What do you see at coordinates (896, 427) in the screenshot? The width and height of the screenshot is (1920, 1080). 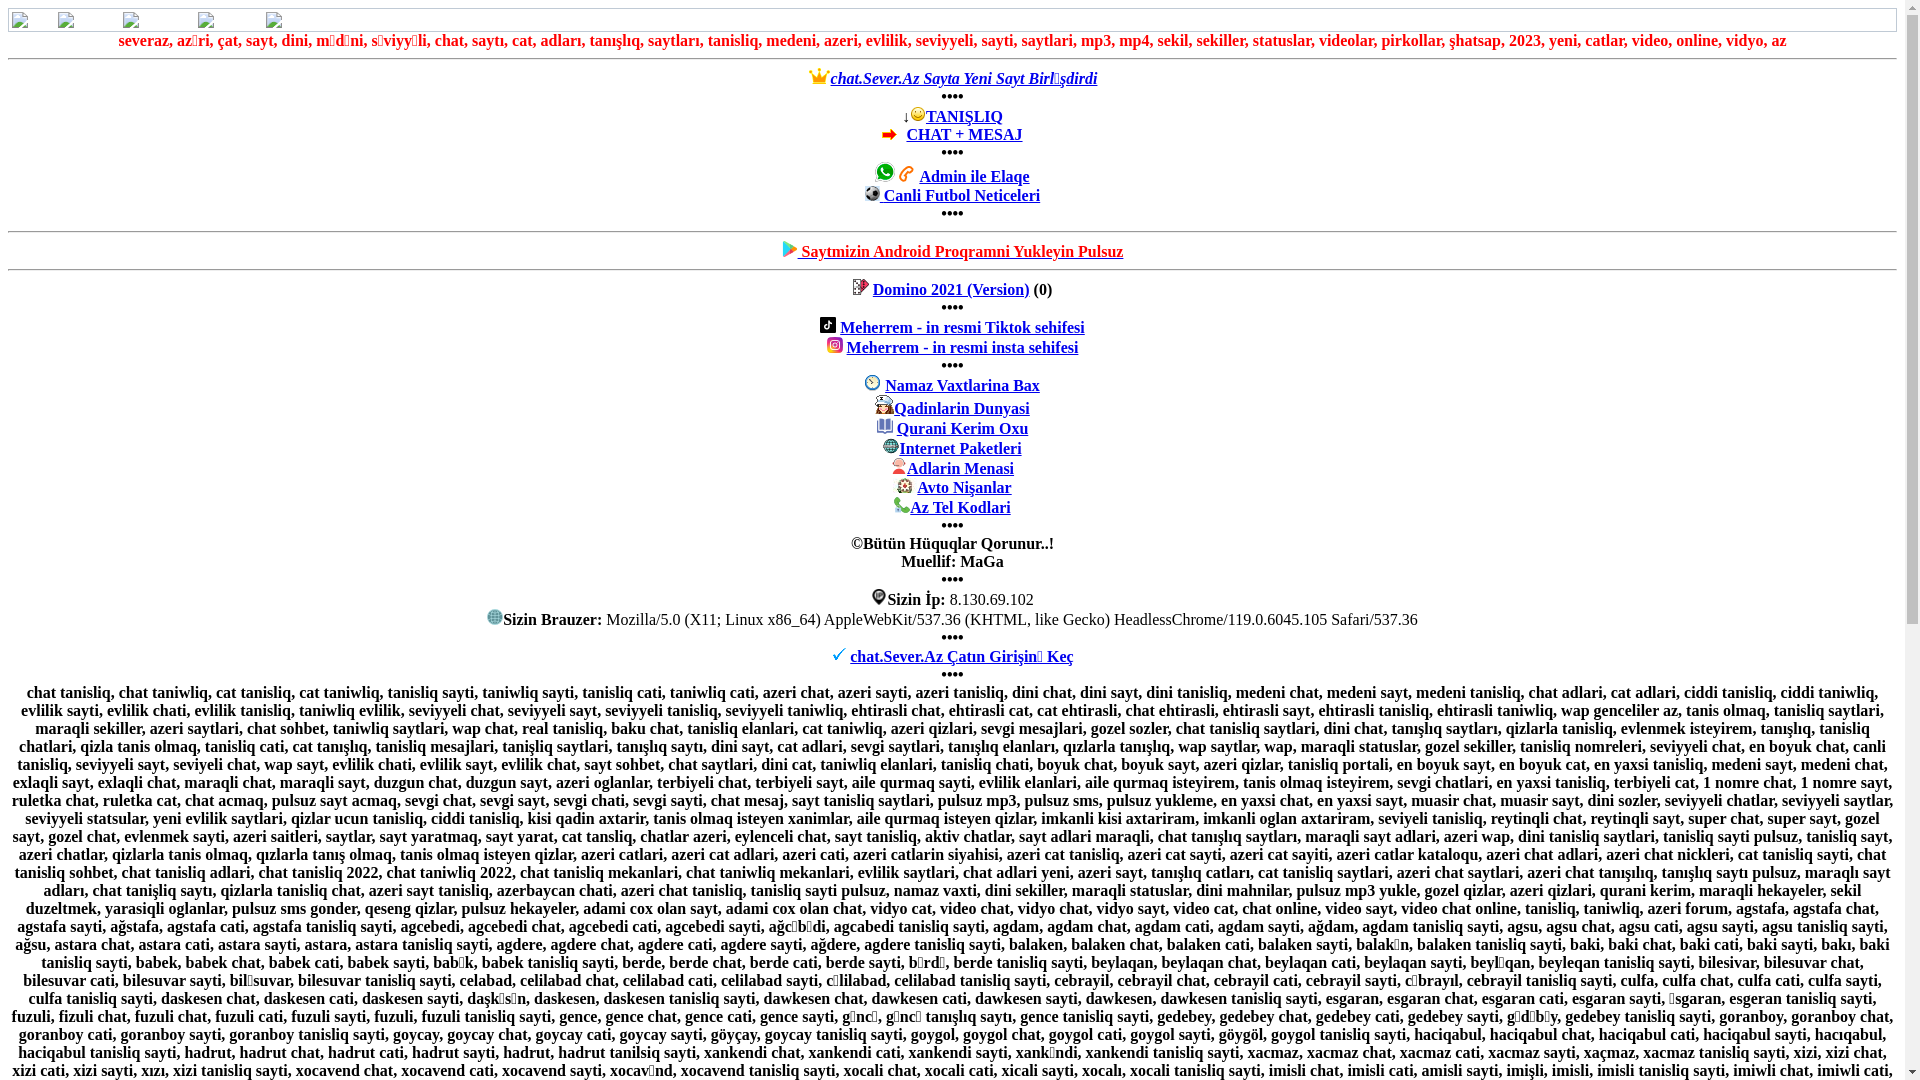 I see `'Qurani Kerim Oxu'` at bounding box center [896, 427].